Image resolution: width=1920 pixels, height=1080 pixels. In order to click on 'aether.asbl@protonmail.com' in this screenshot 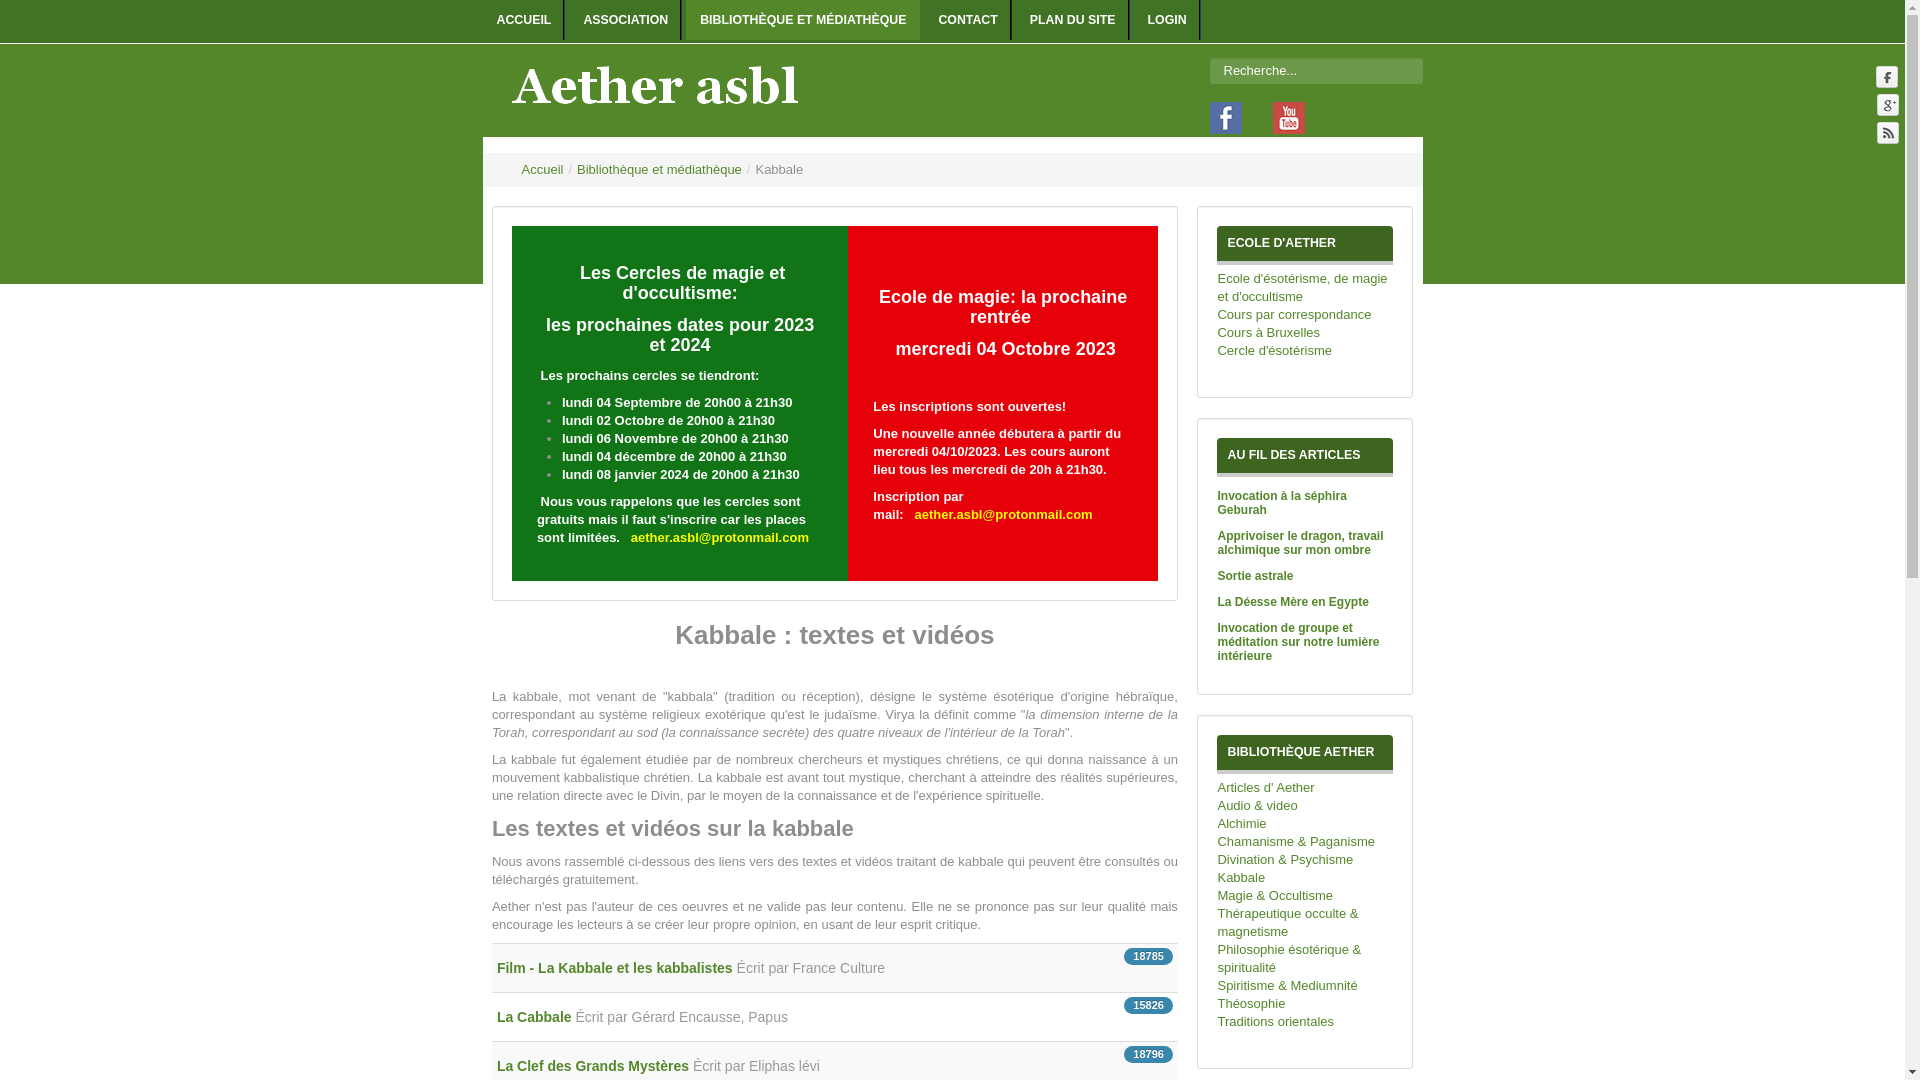, I will do `click(914, 513)`.